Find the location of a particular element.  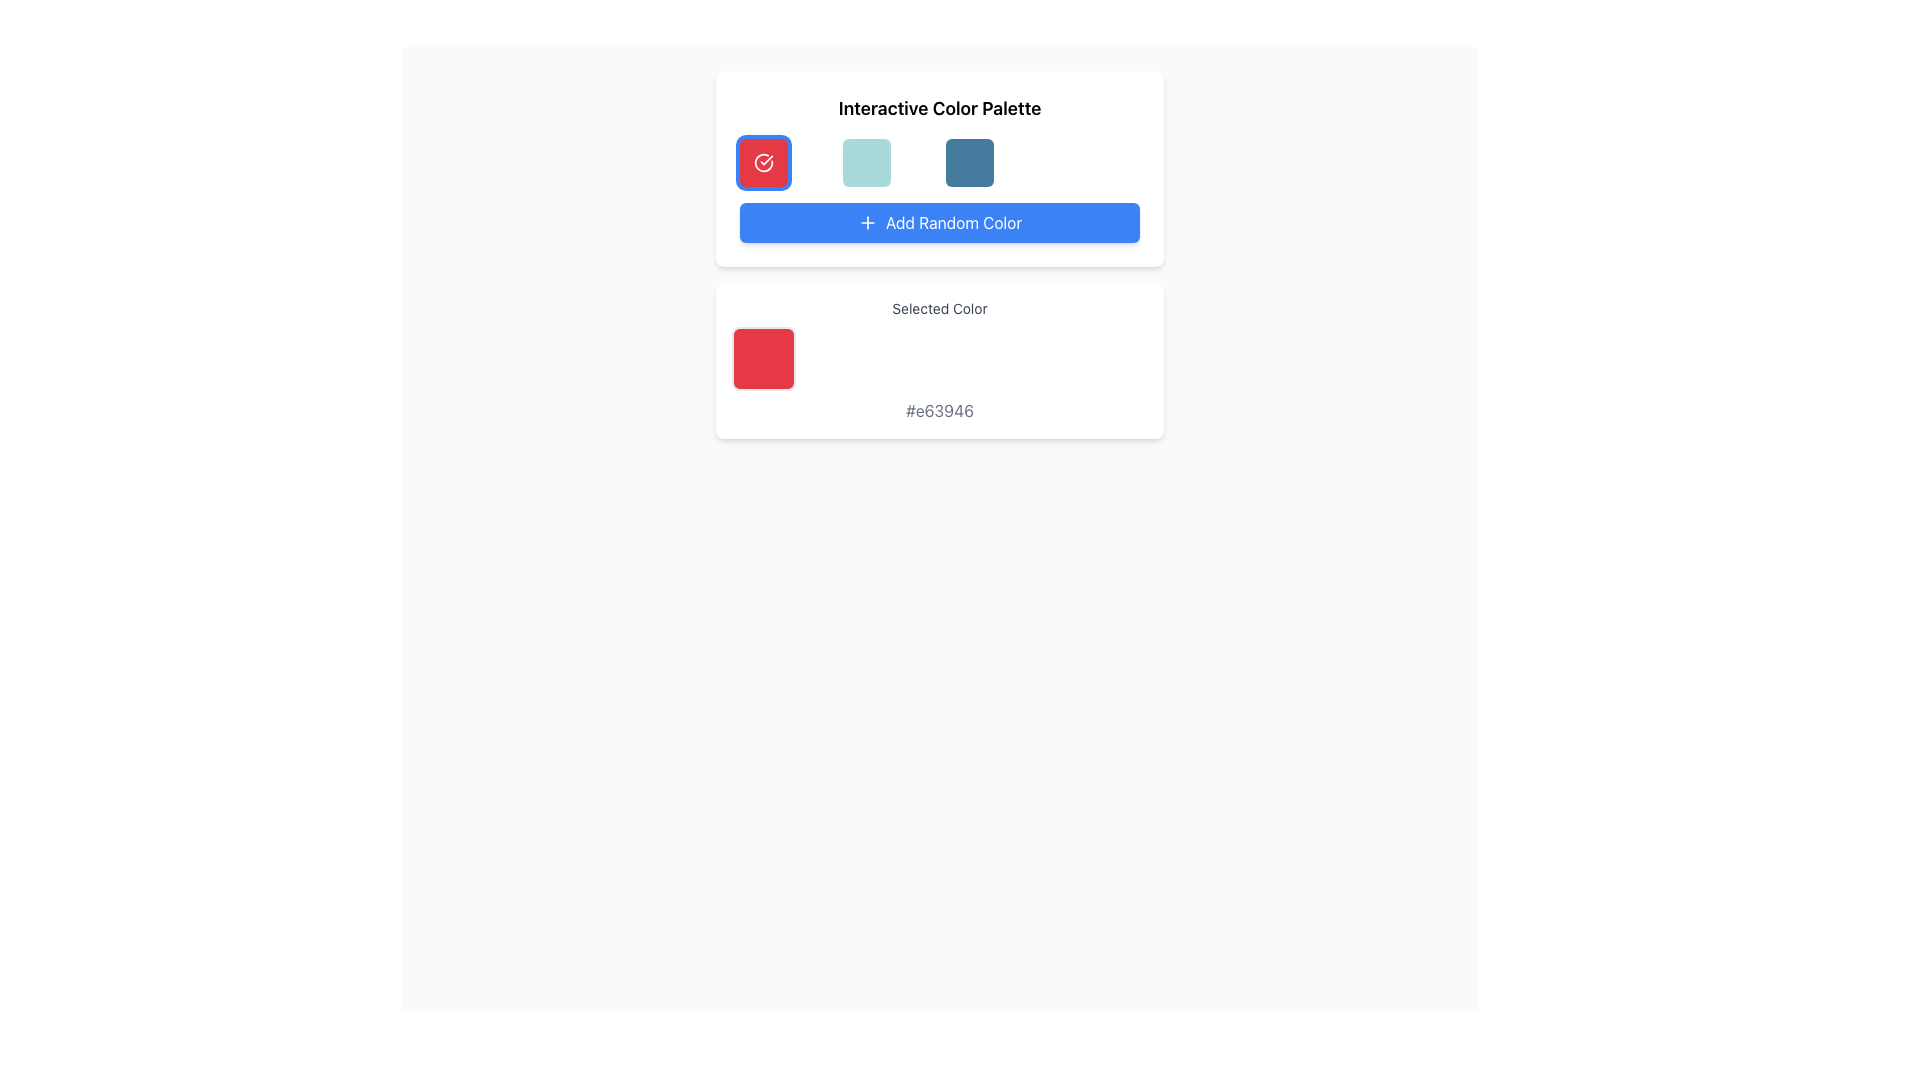

the decorative icon indicating selection or confirmation for the associated color, located within the red square button at the leftmost position of the 'Interactive Color Palette' section is located at coordinates (762, 161).